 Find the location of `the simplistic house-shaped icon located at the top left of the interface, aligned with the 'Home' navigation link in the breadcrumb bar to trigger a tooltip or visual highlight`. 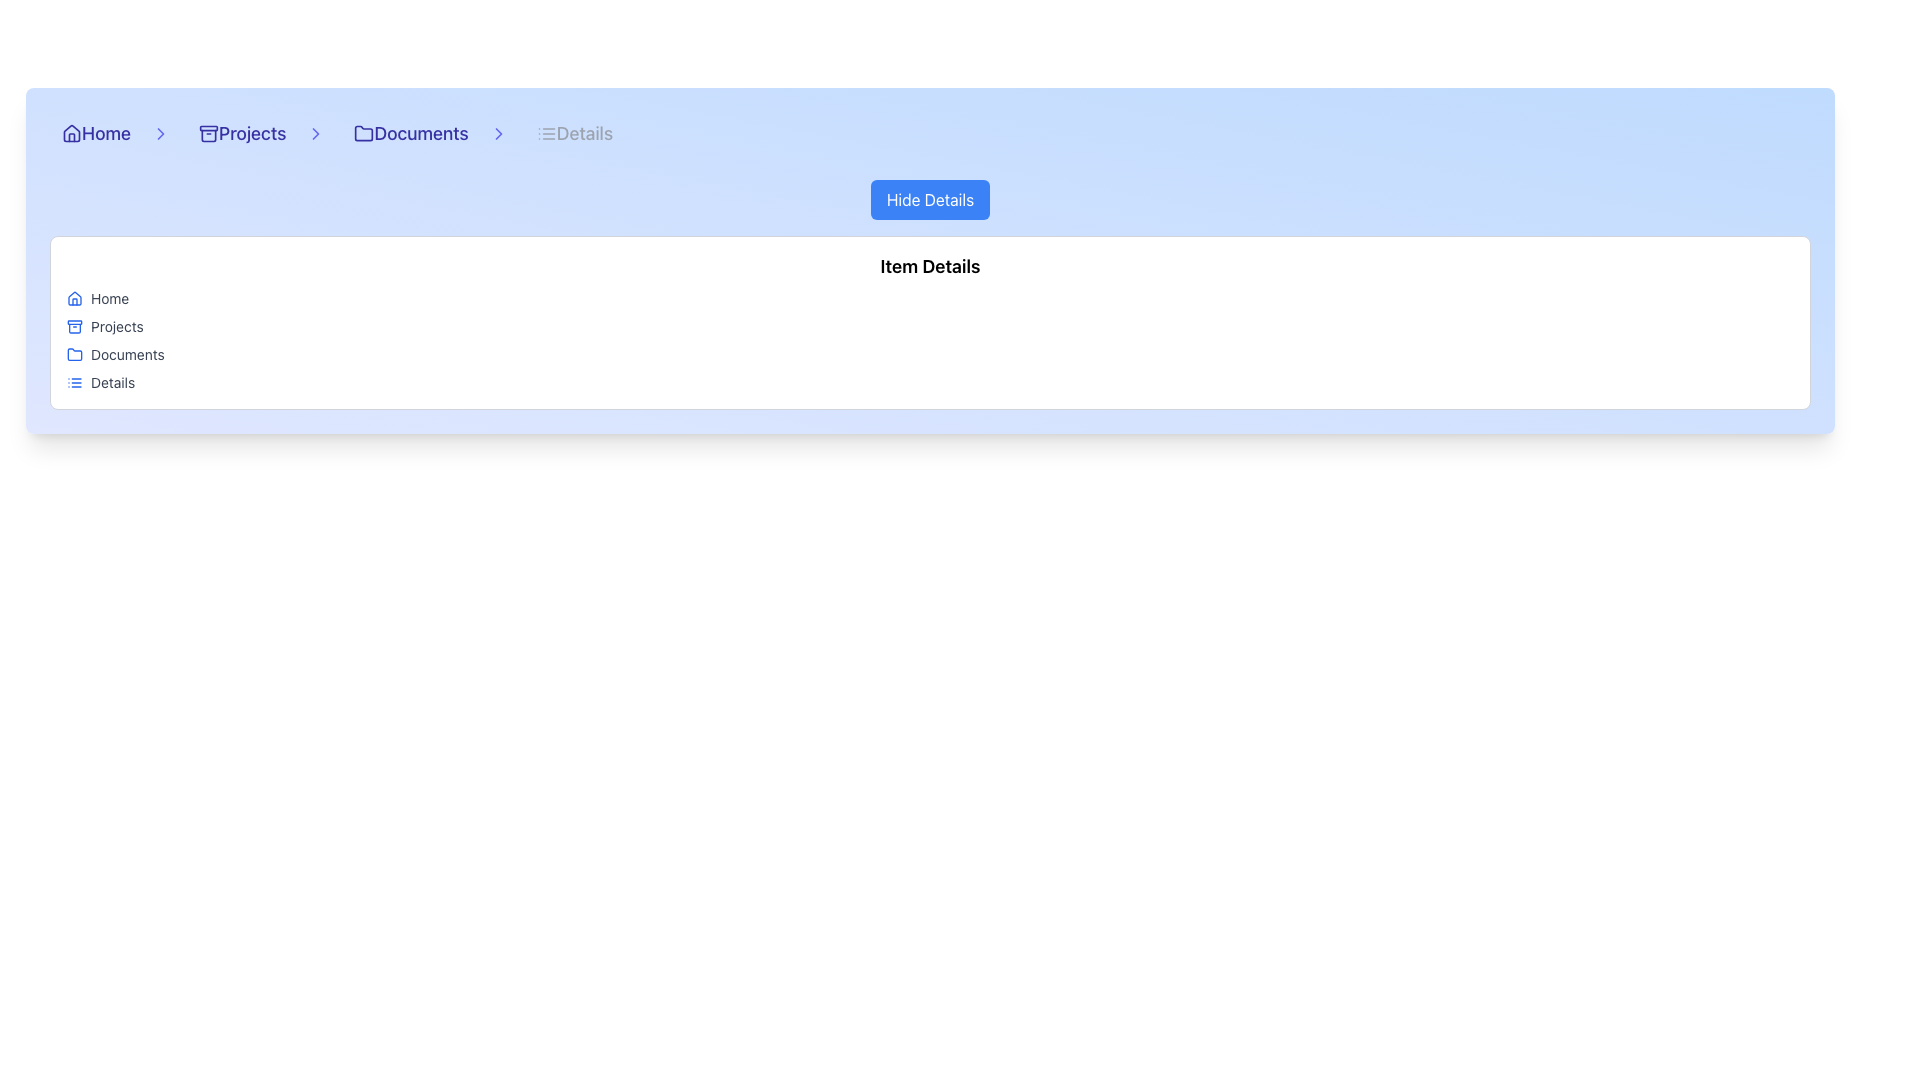

the simplistic house-shaped icon located at the top left of the interface, aligned with the 'Home' navigation link in the breadcrumb bar to trigger a tooltip or visual highlight is located at coordinates (72, 132).